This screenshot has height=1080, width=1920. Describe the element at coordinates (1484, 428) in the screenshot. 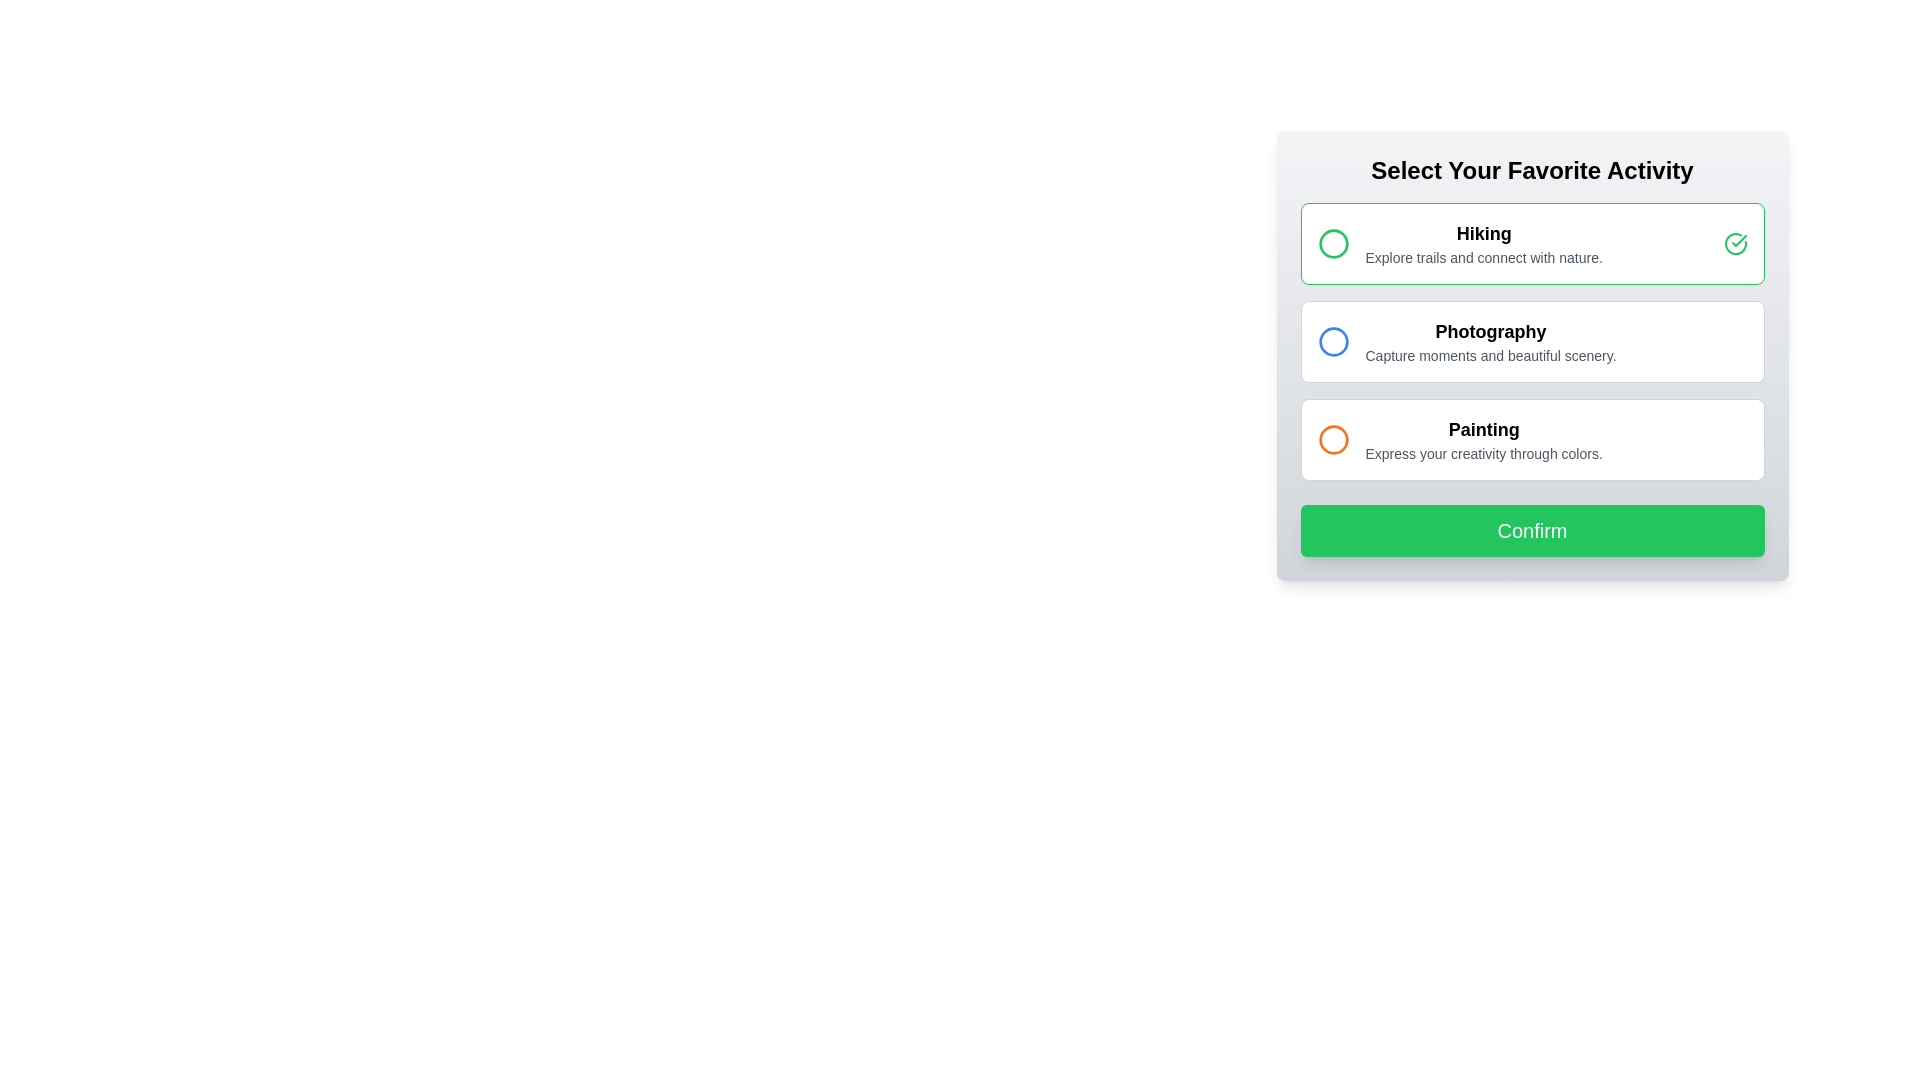

I see `text label that serves as a title for the 'Painting' activity, positioned above another label in the central panel of selectable activities` at that location.